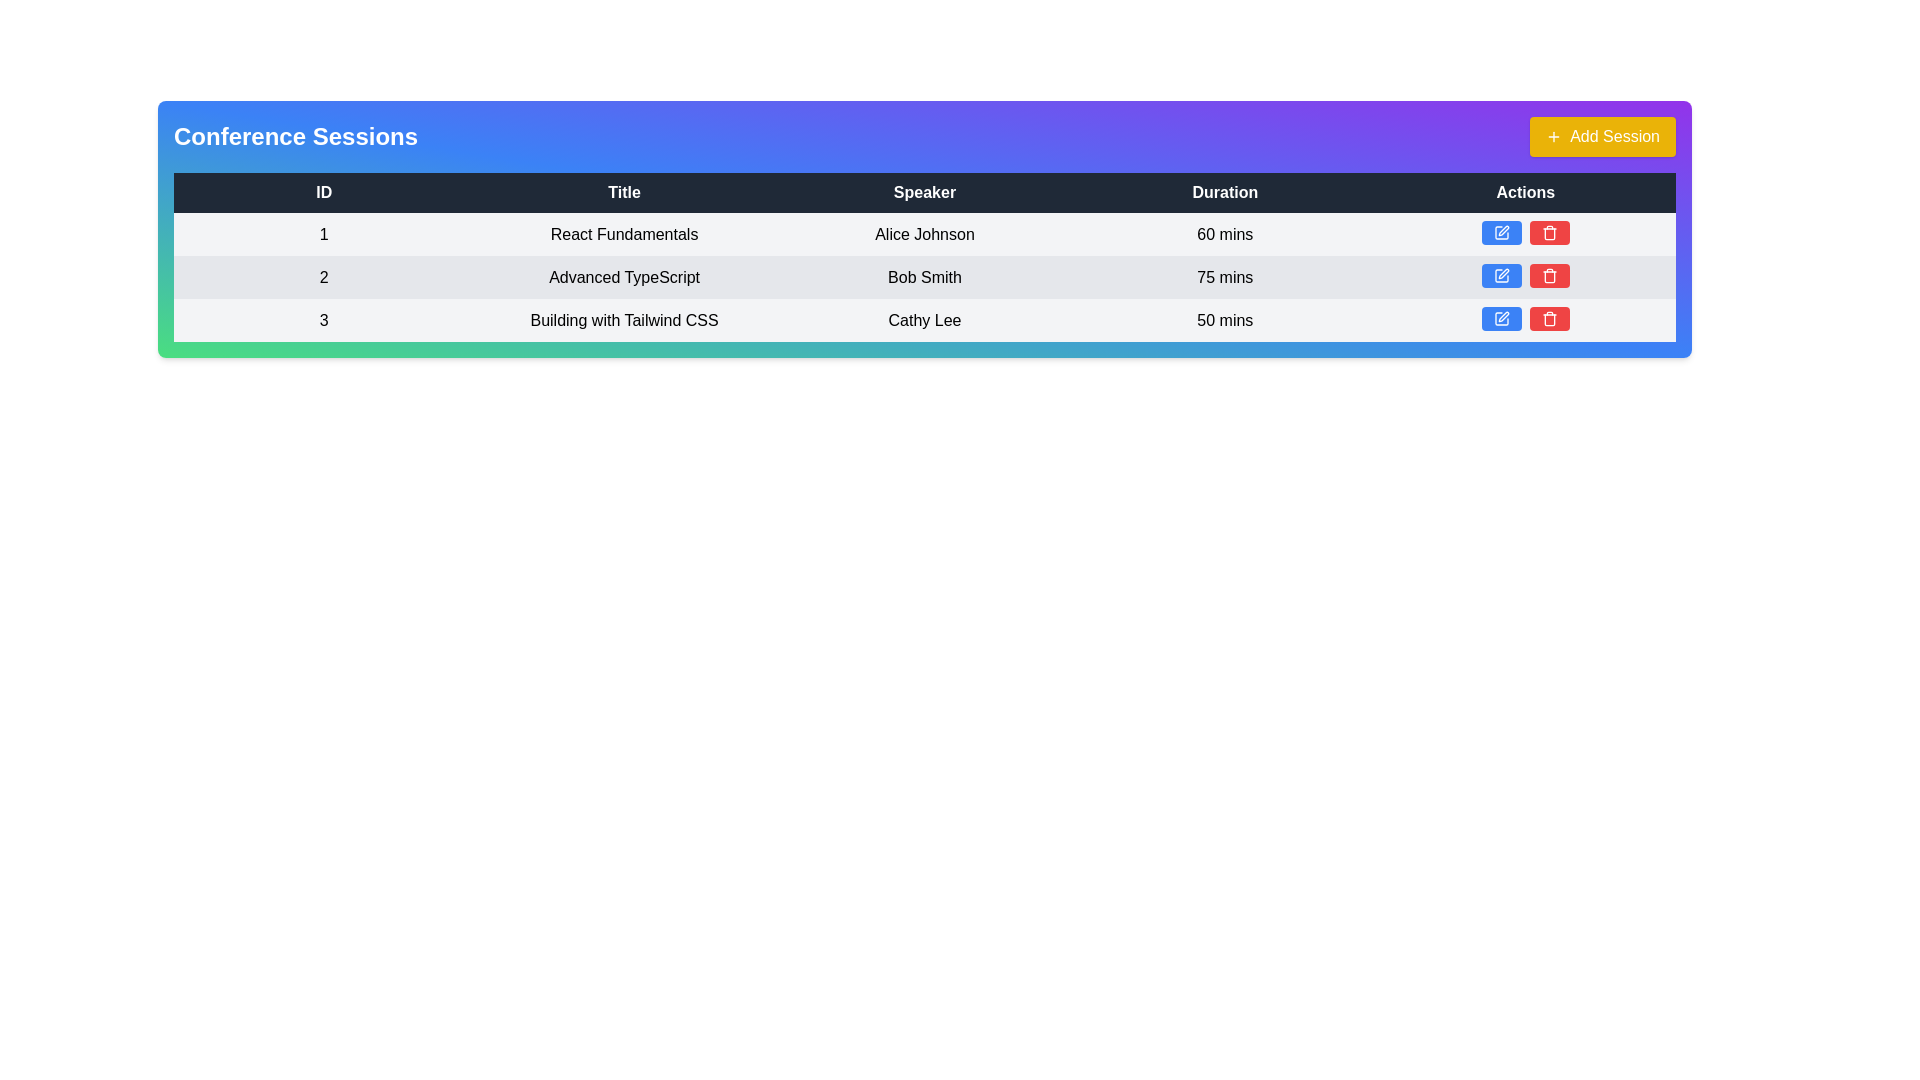 This screenshot has height=1080, width=1920. What do you see at coordinates (1501, 276) in the screenshot?
I see `the square-shaped edit icon button with a pen representation located in the 'Actions' column of the second row for the session titled 'Advanced TypeScript'` at bounding box center [1501, 276].